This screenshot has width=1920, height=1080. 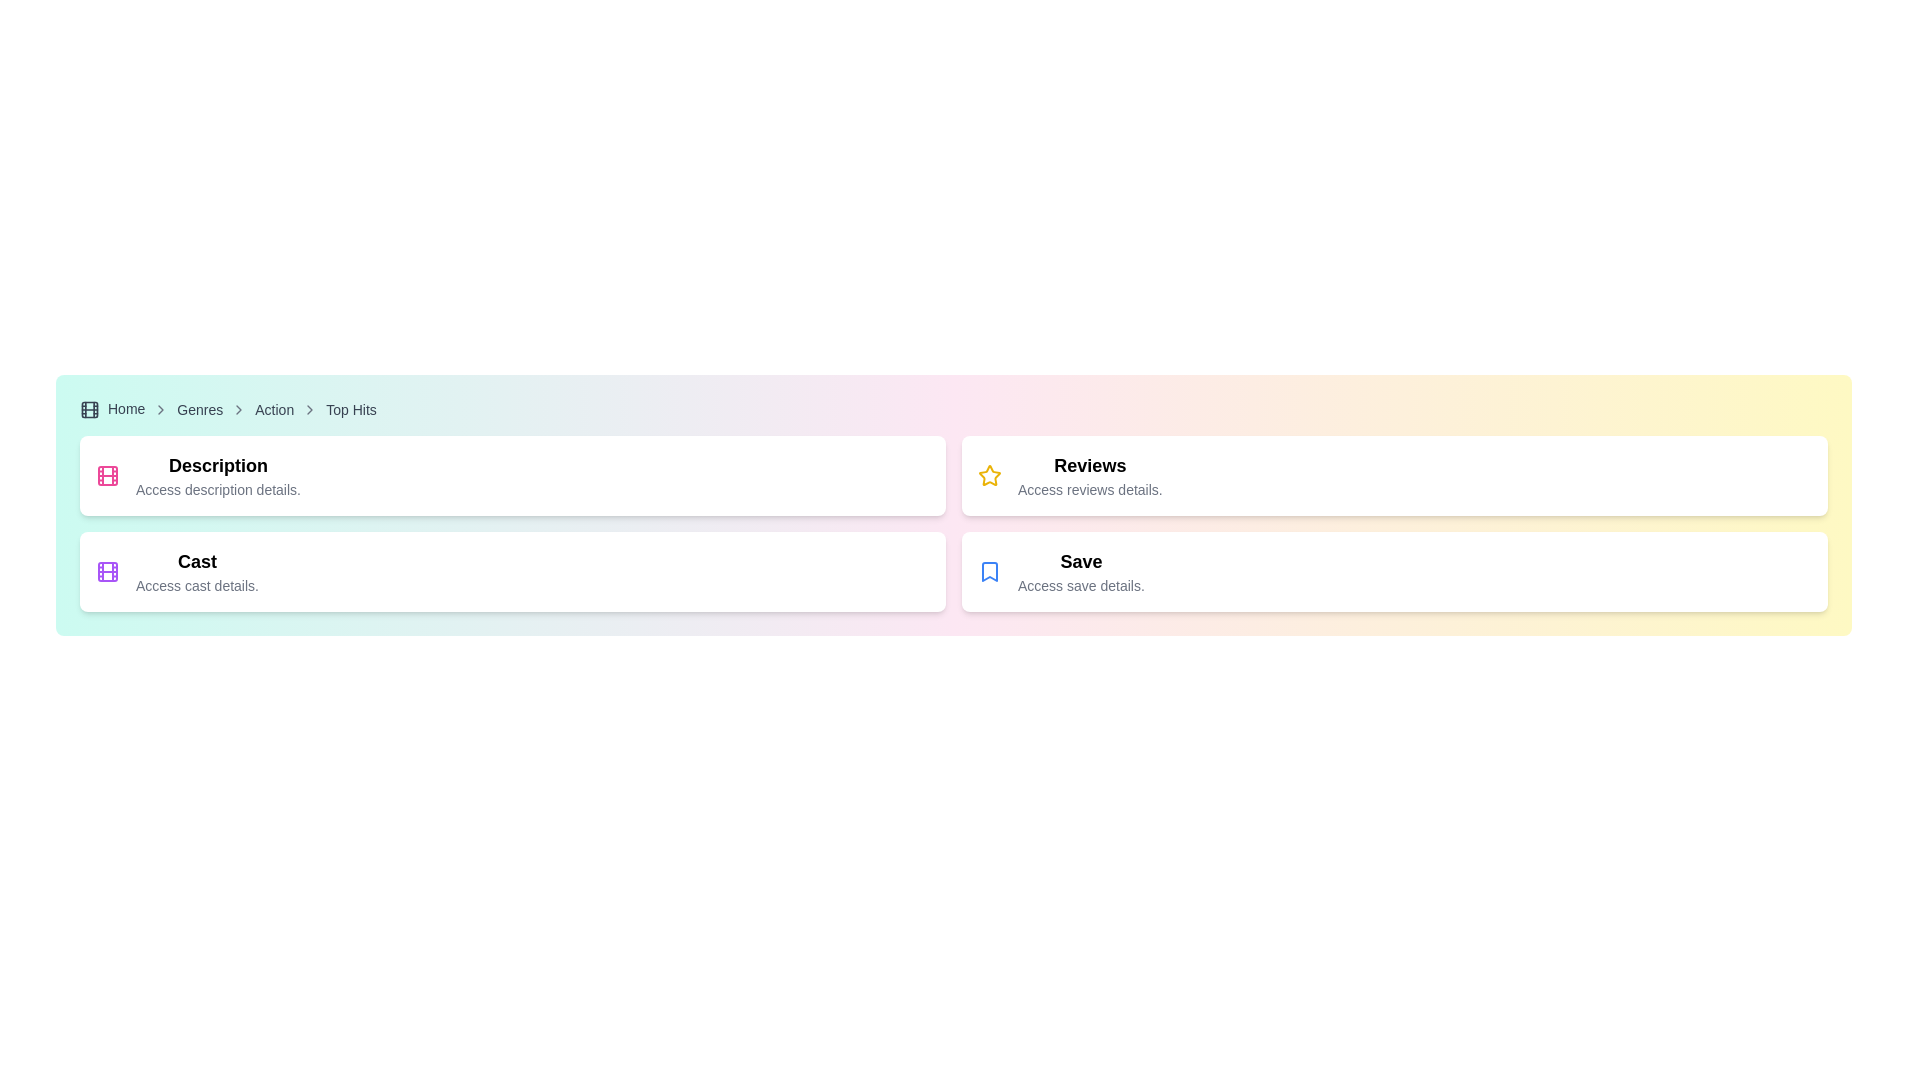 I want to click on the informational static text label located below the 'Reviews' title in the rightmost card of the horizontally arranged set of cards, so click(x=1089, y=490).